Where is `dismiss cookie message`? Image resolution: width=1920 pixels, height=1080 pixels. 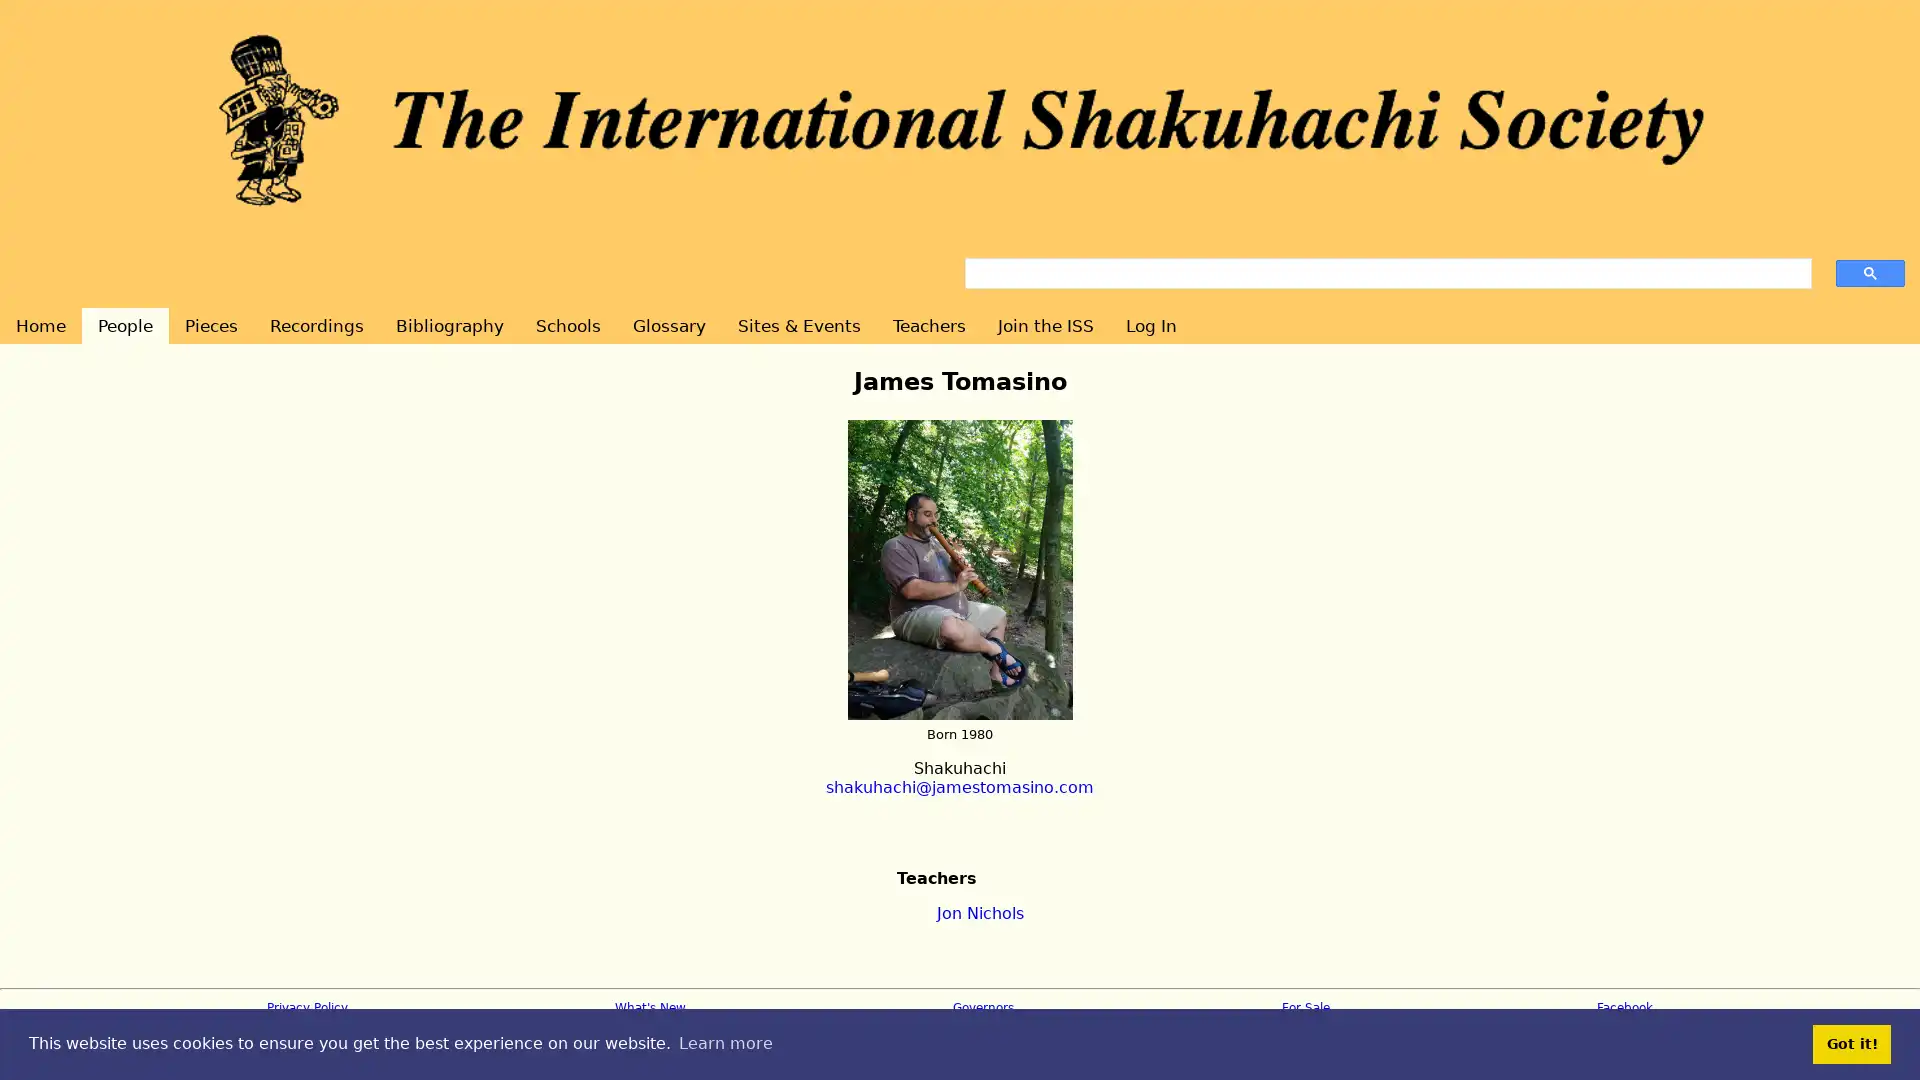
dismiss cookie message is located at coordinates (1851, 1043).